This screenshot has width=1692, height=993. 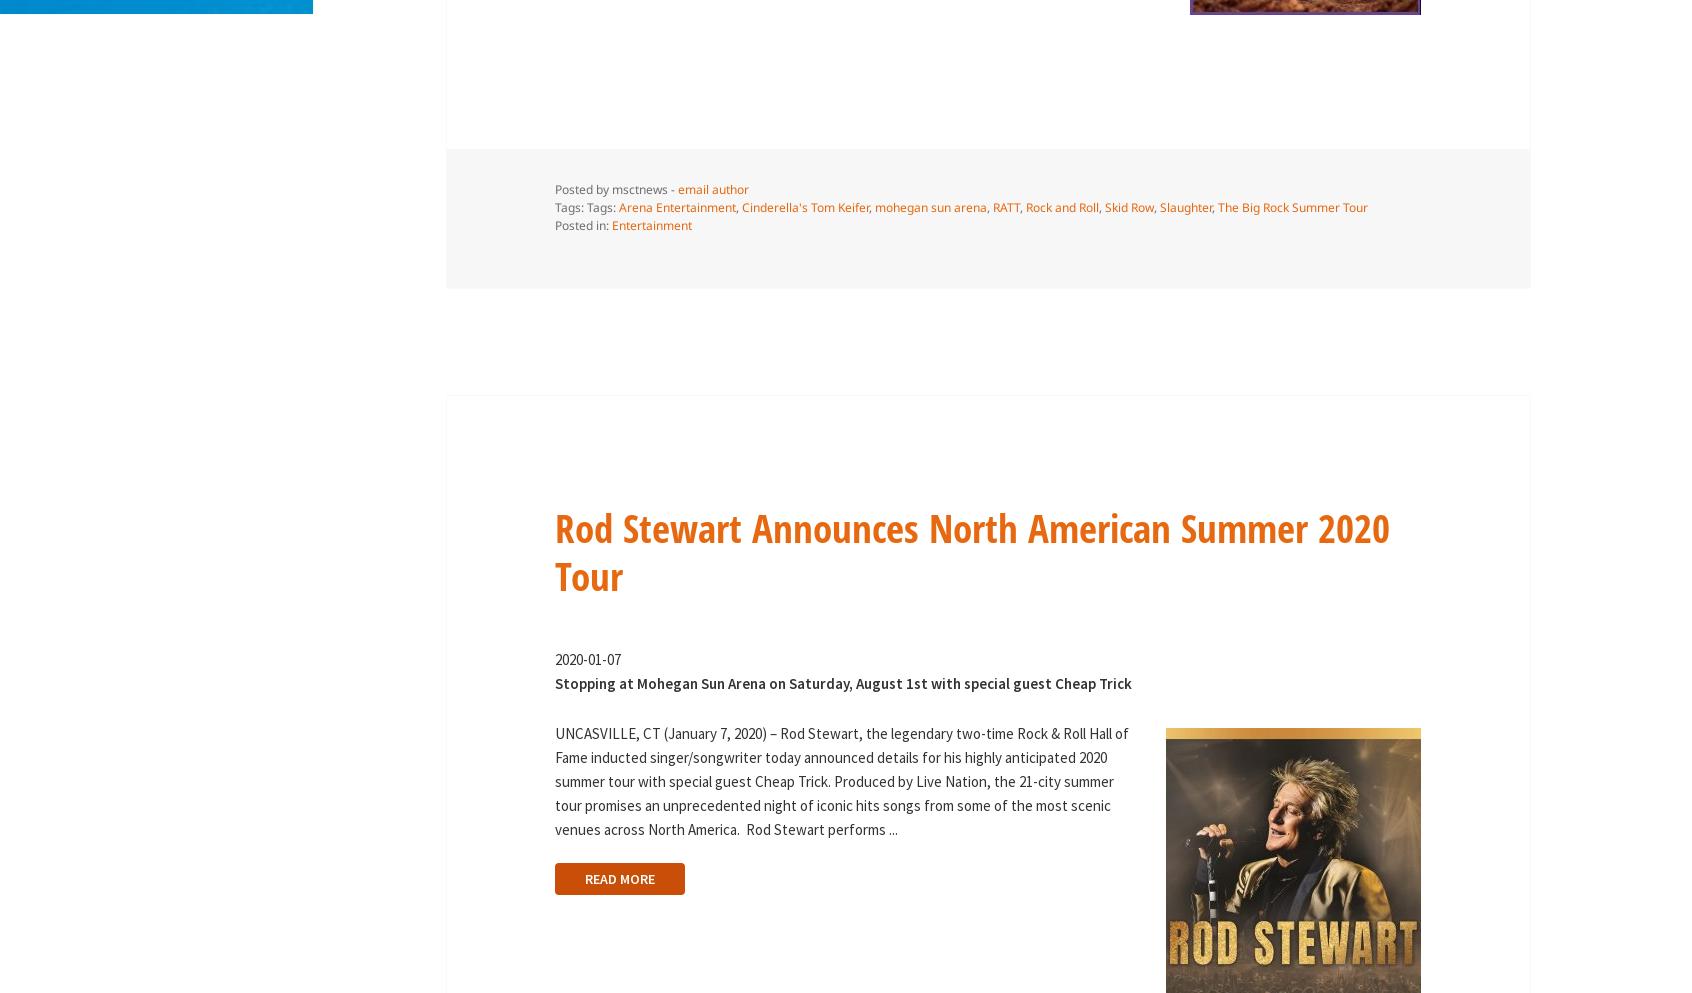 I want to click on 'RATT', so click(x=1004, y=207).